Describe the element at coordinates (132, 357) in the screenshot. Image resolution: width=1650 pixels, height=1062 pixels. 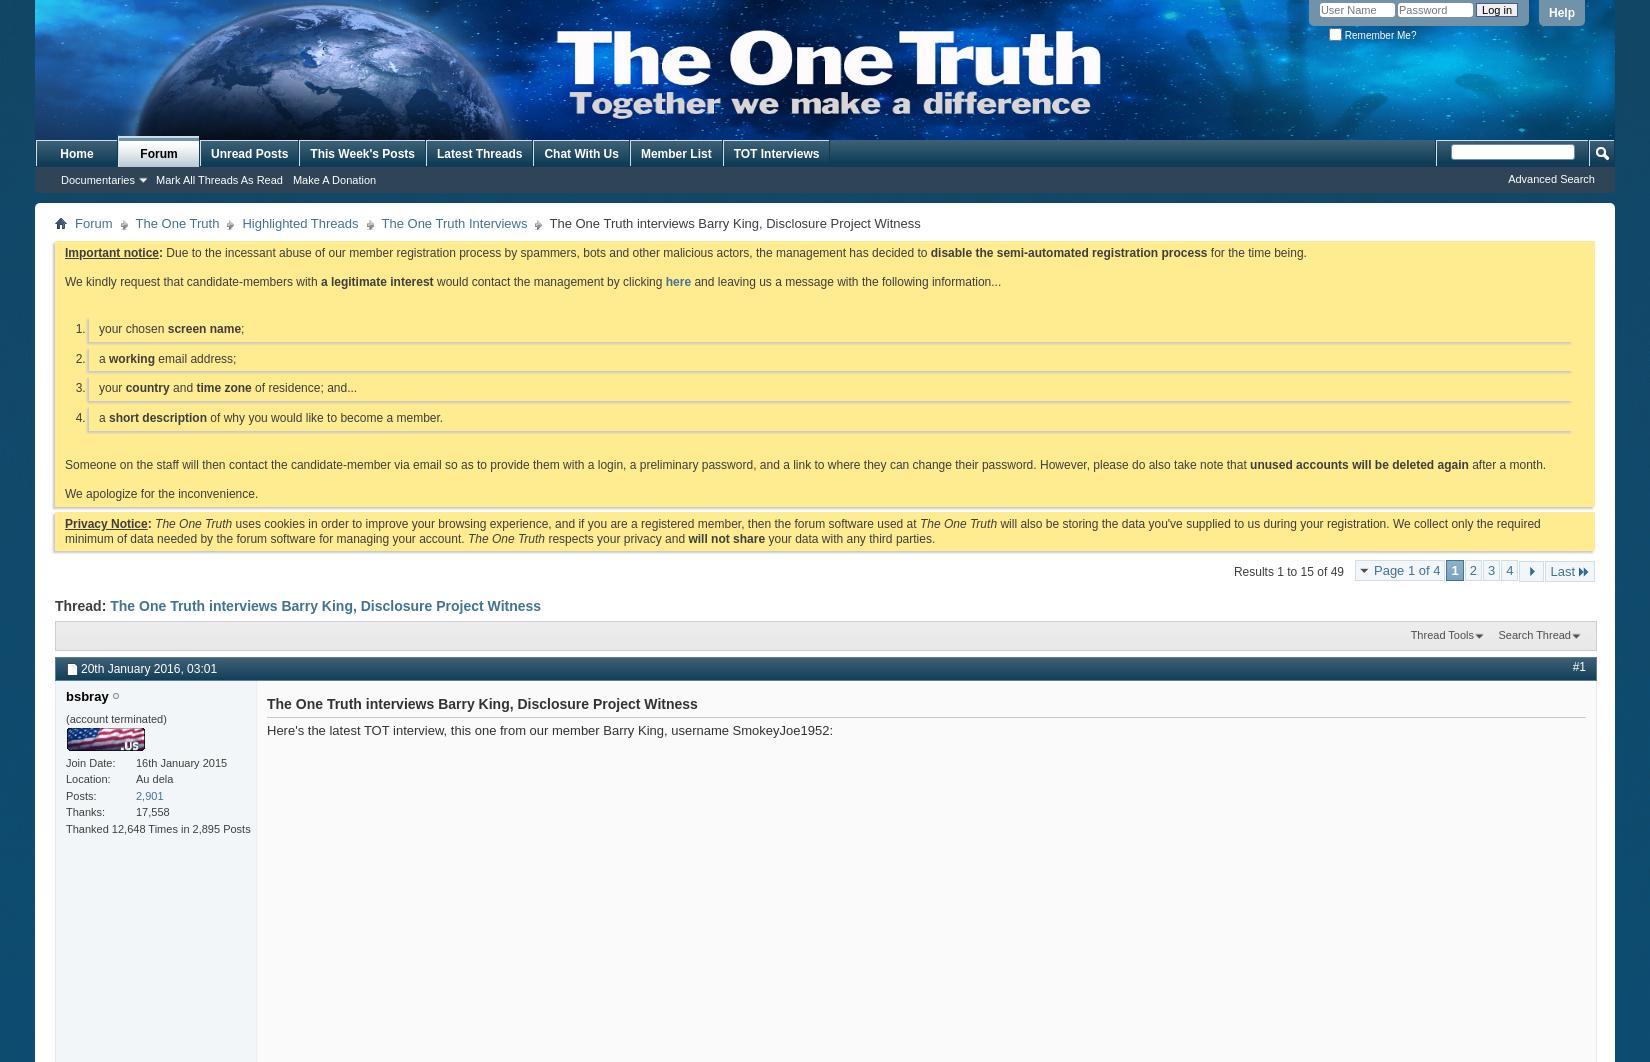
I see `'working'` at that location.